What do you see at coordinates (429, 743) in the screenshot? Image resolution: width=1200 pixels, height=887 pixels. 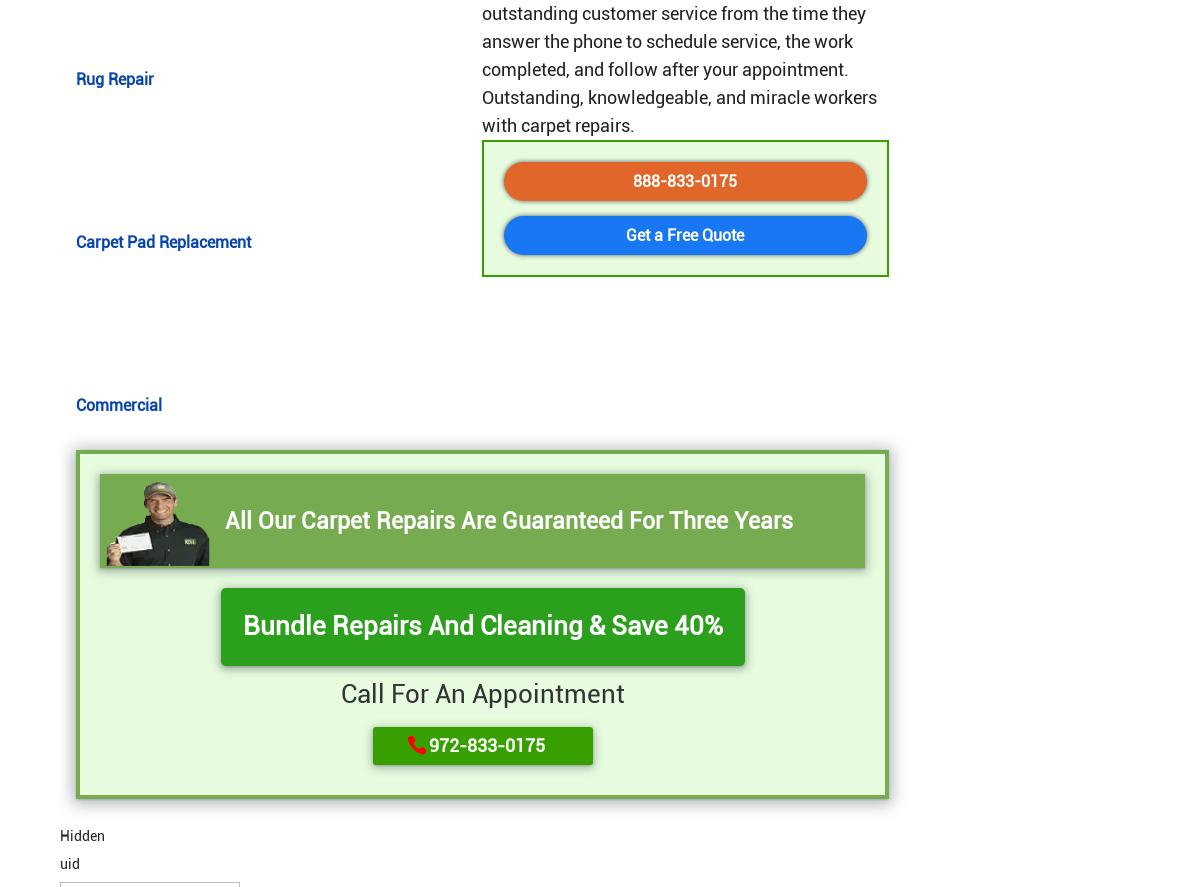 I see `'972-833-0175'` at bounding box center [429, 743].